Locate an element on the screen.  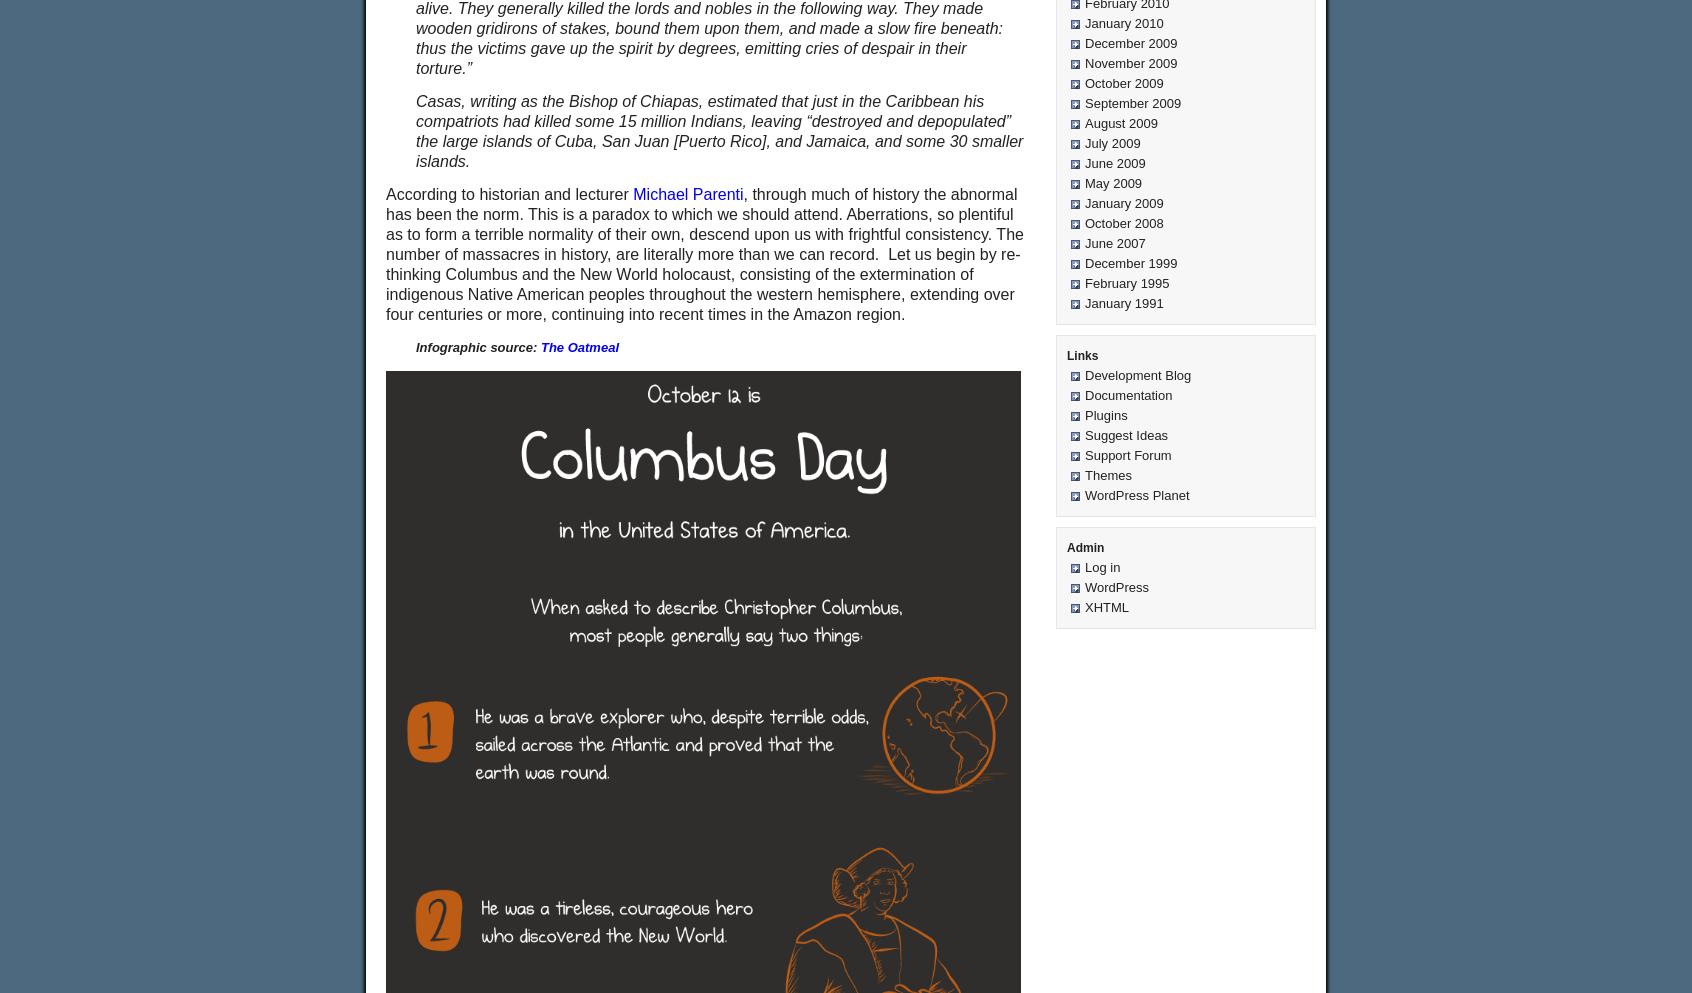
'November 2009' is located at coordinates (1129, 63).